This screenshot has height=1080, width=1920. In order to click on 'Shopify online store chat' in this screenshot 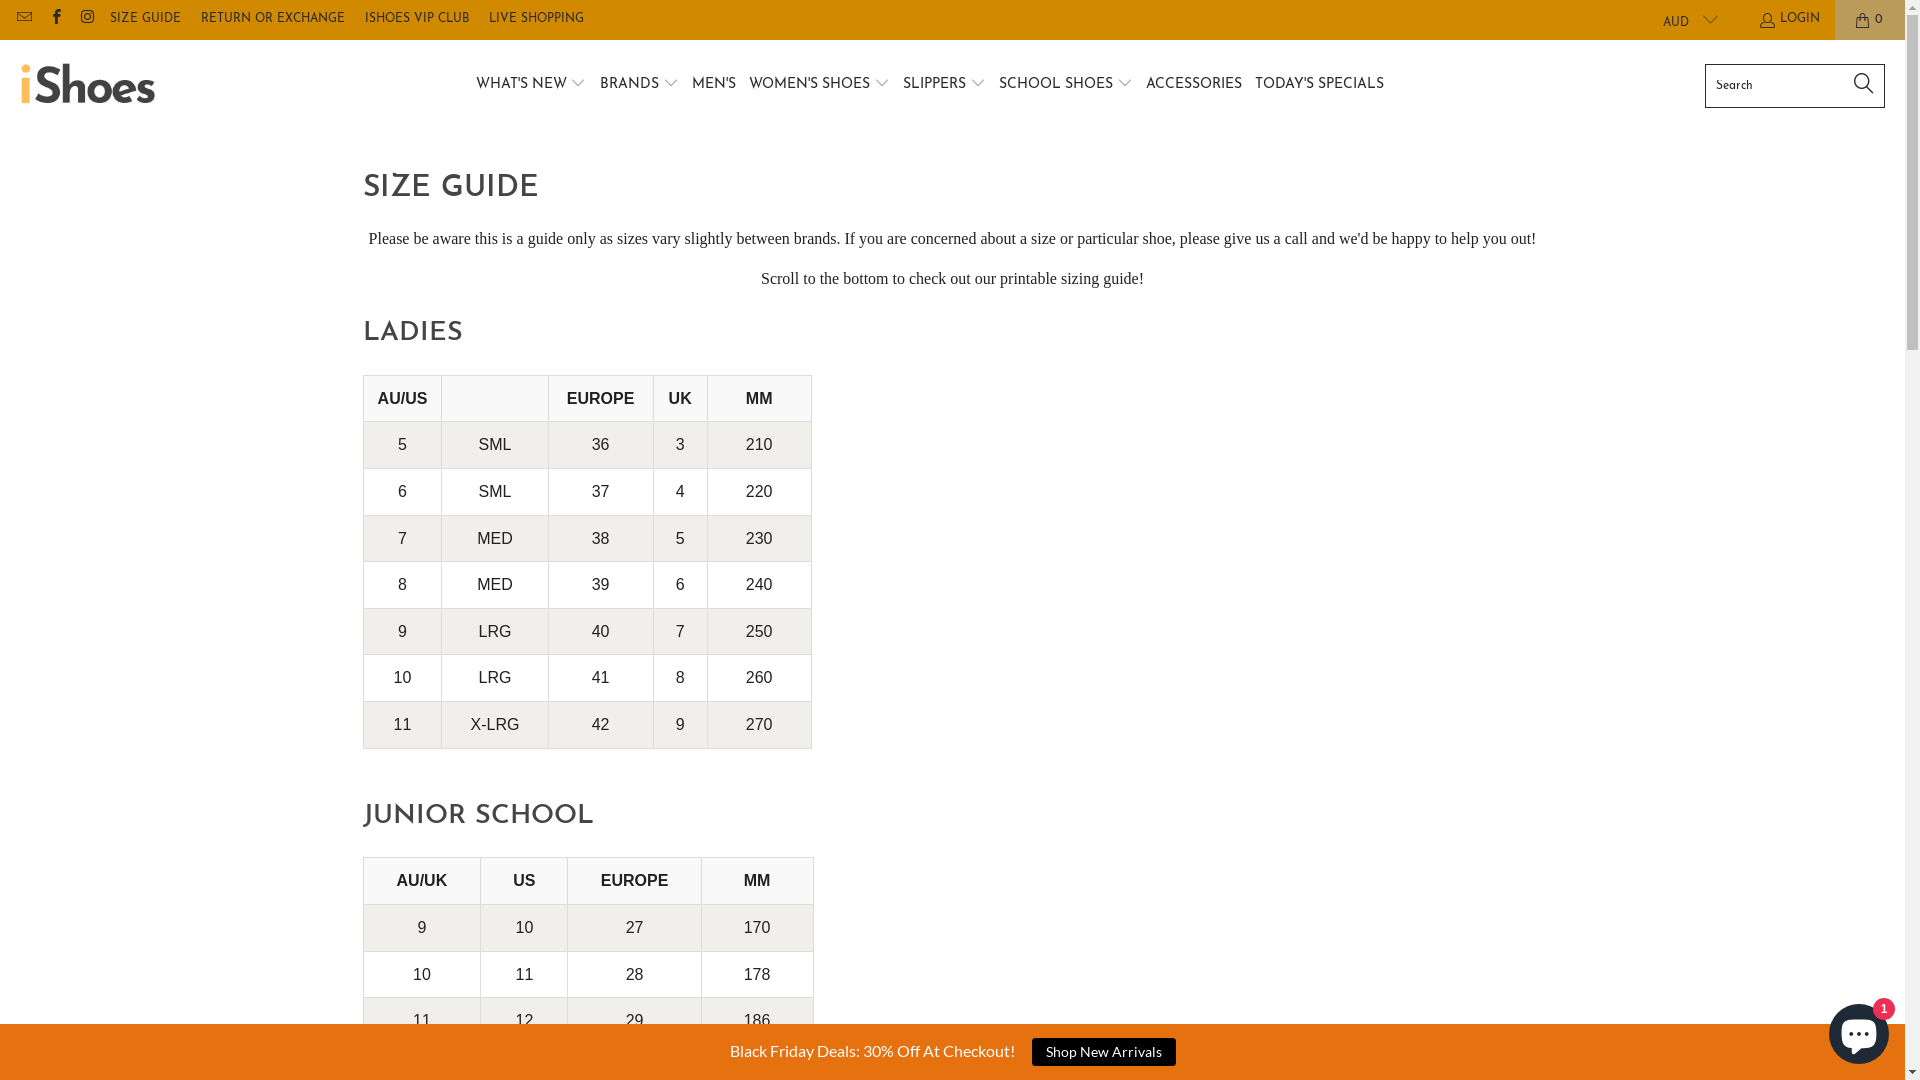, I will do `click(1857, 1029)`.